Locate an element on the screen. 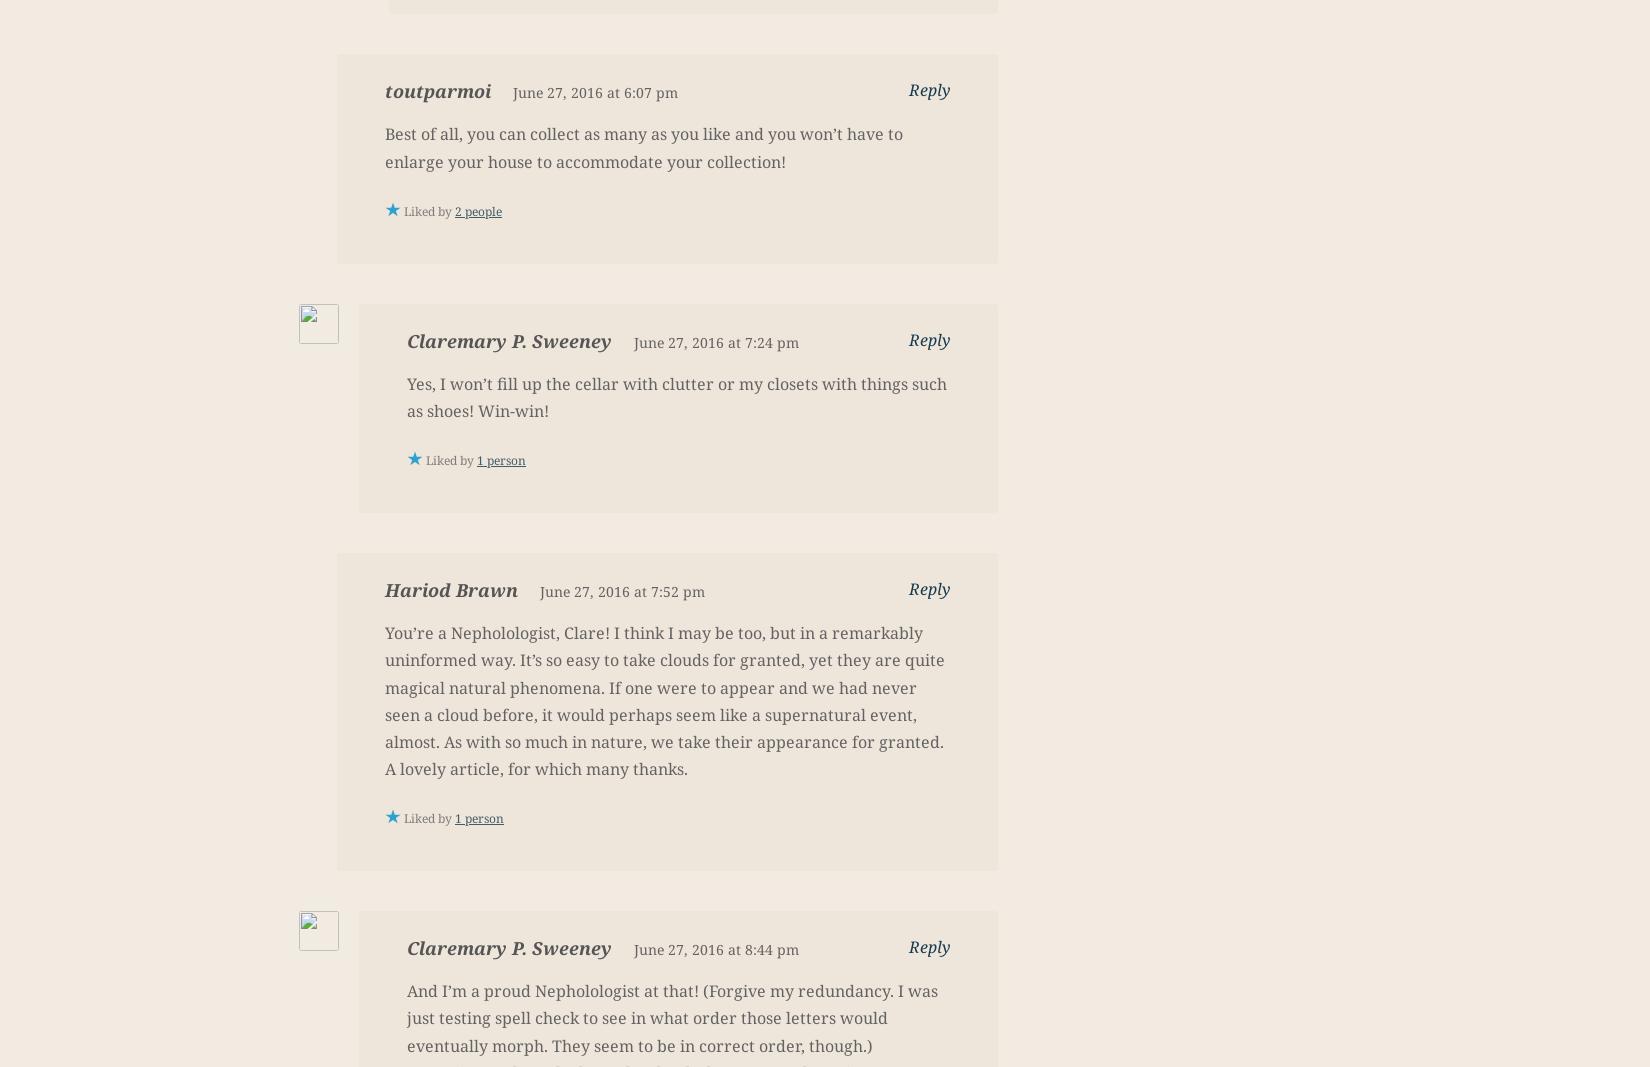 This screenshot has height=1067, width=1650. 'toutparmoi' is located at coordinates (437, 90).